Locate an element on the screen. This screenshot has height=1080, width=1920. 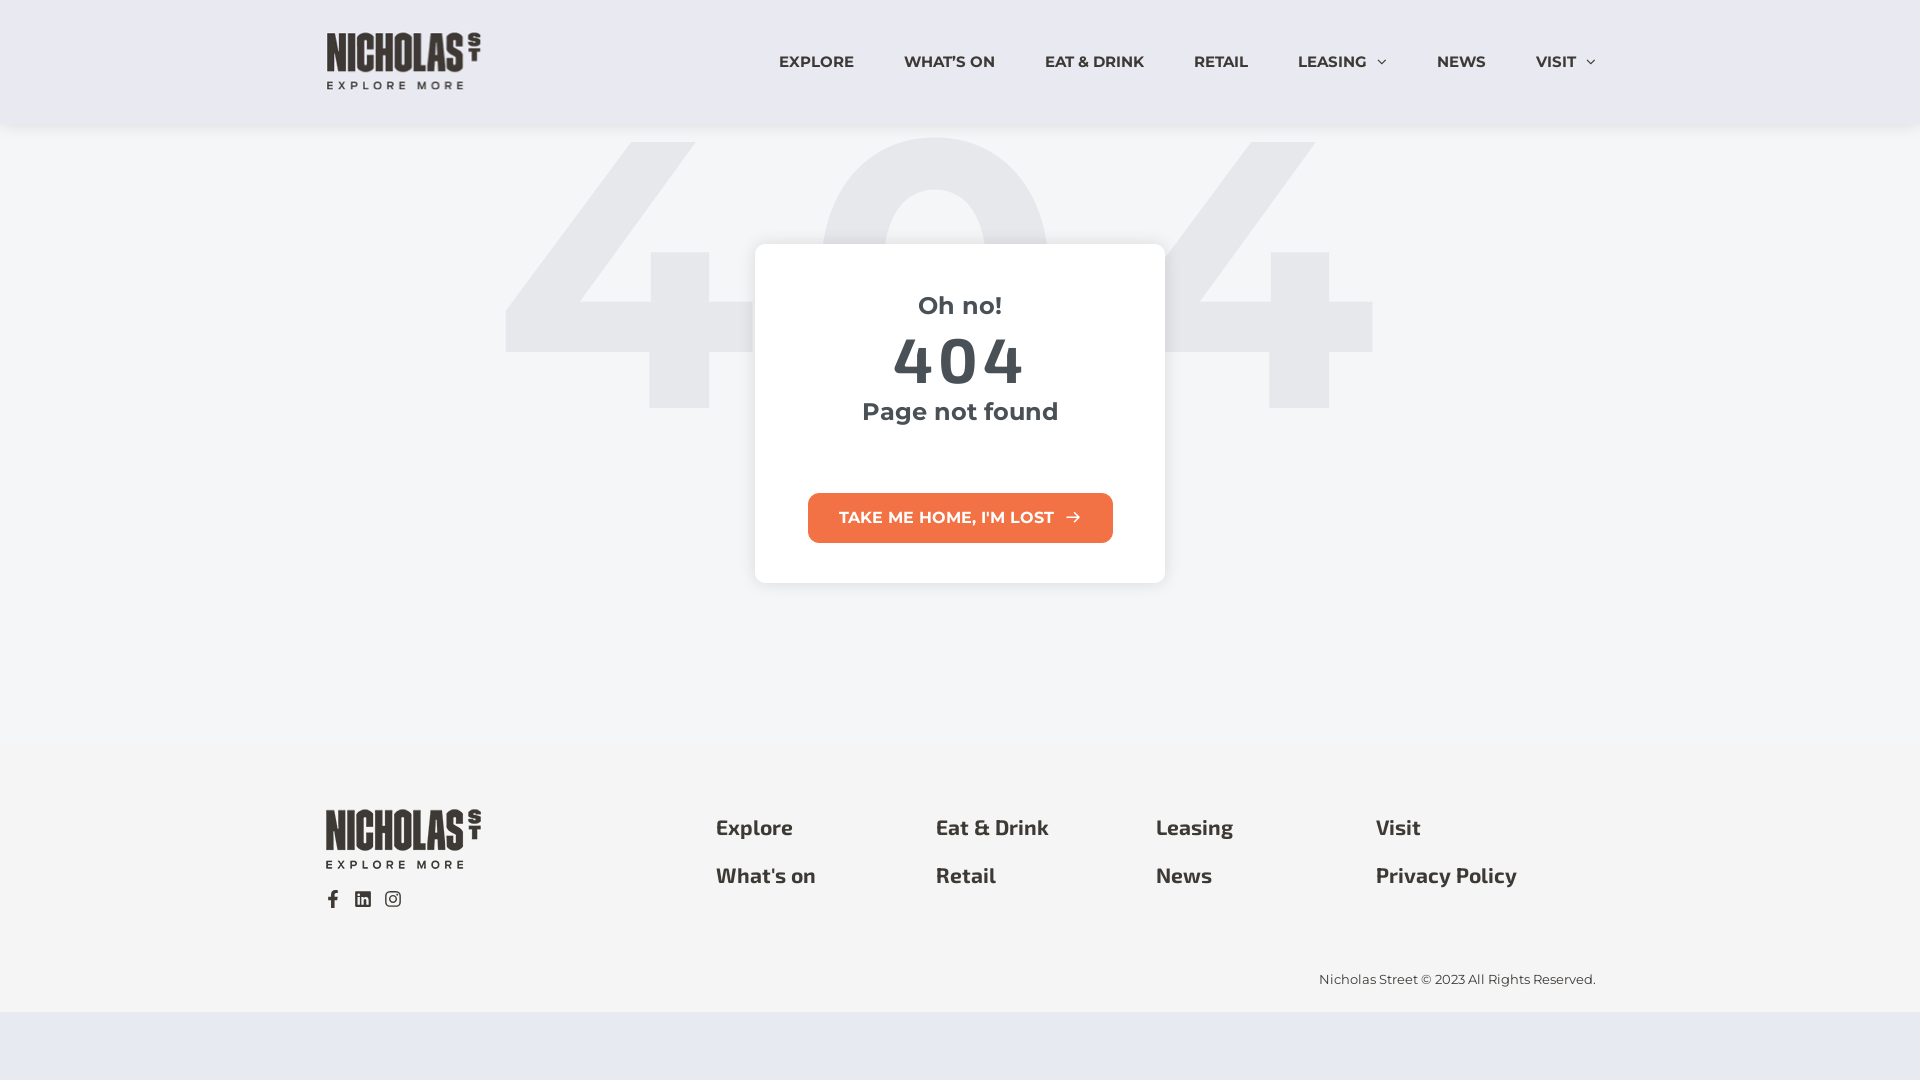
'Visit' is located at coordinates (1397, 826).